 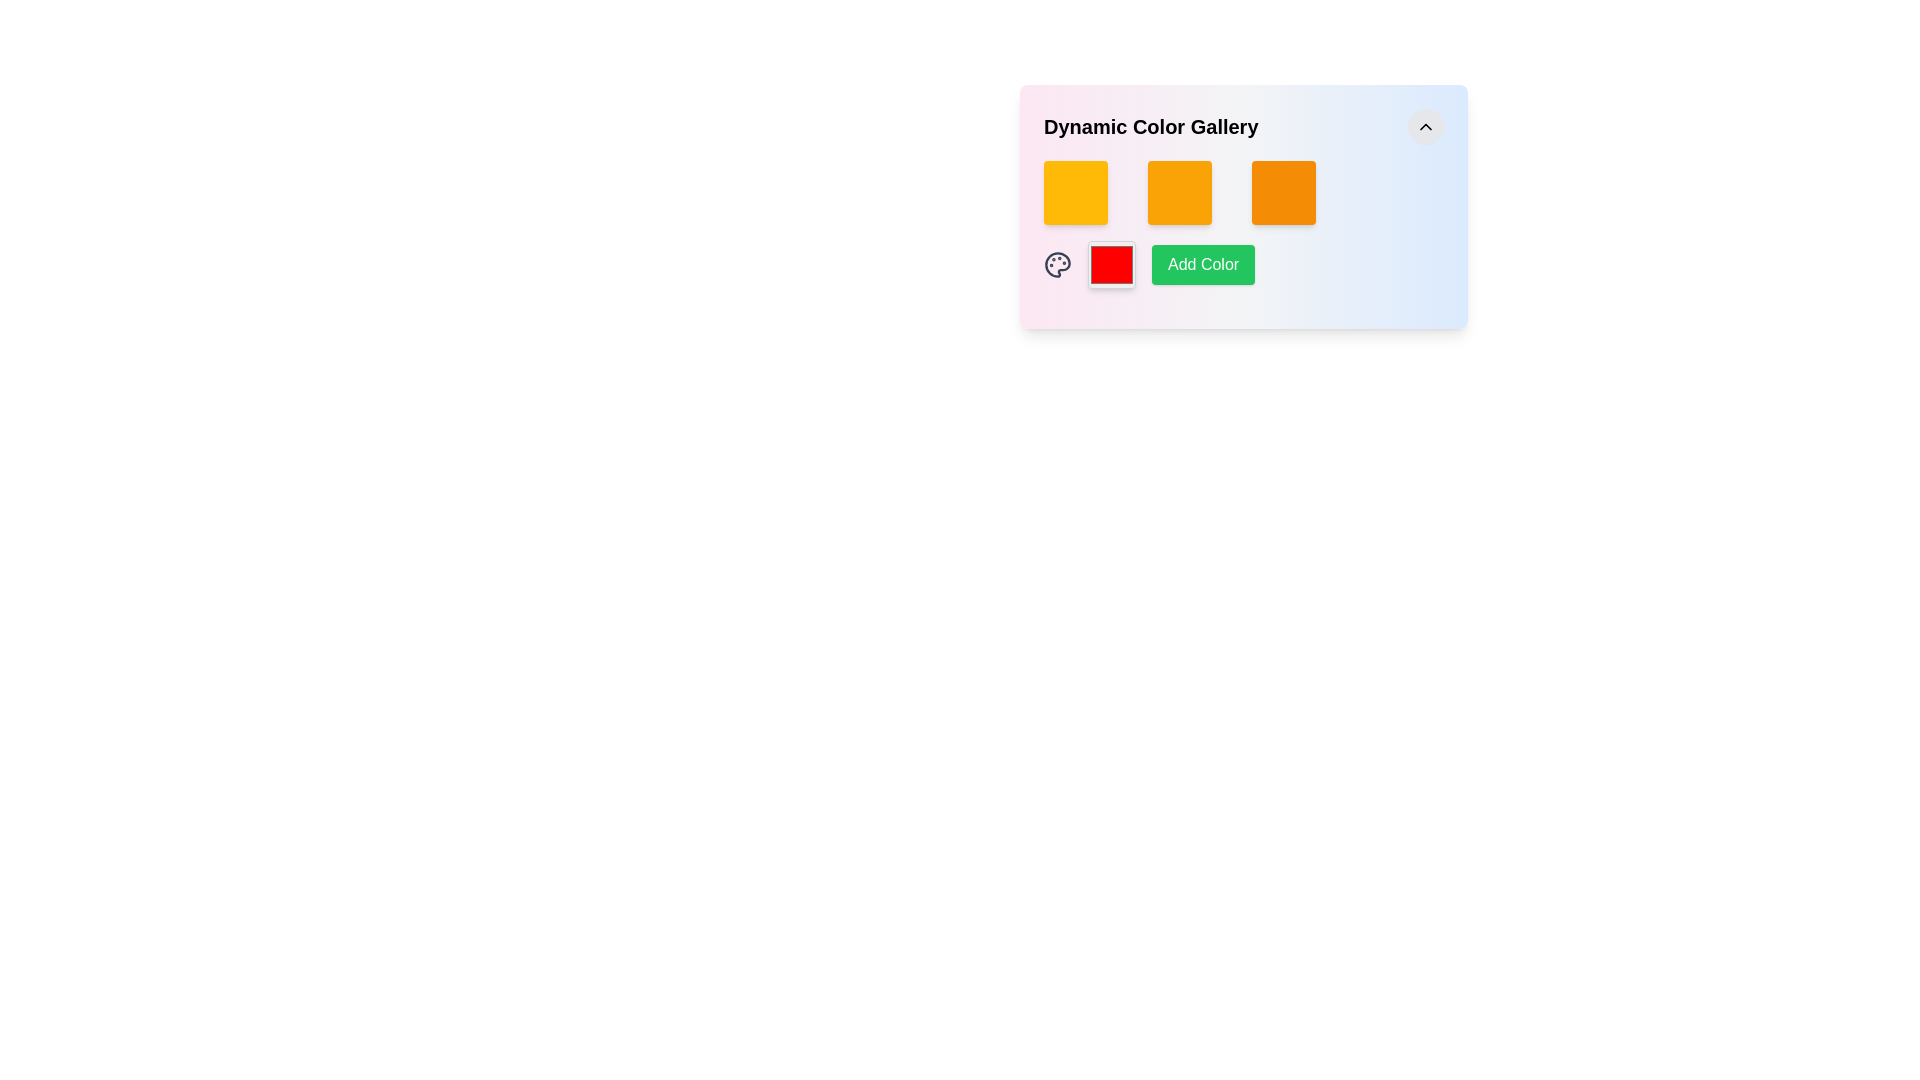 What do you see at coordinates (1283, 192) in the screenshot?
I see `the third square in the row of four squares within the 'Dynamic Color Gallery' section` at bounding box center [1283, 192].